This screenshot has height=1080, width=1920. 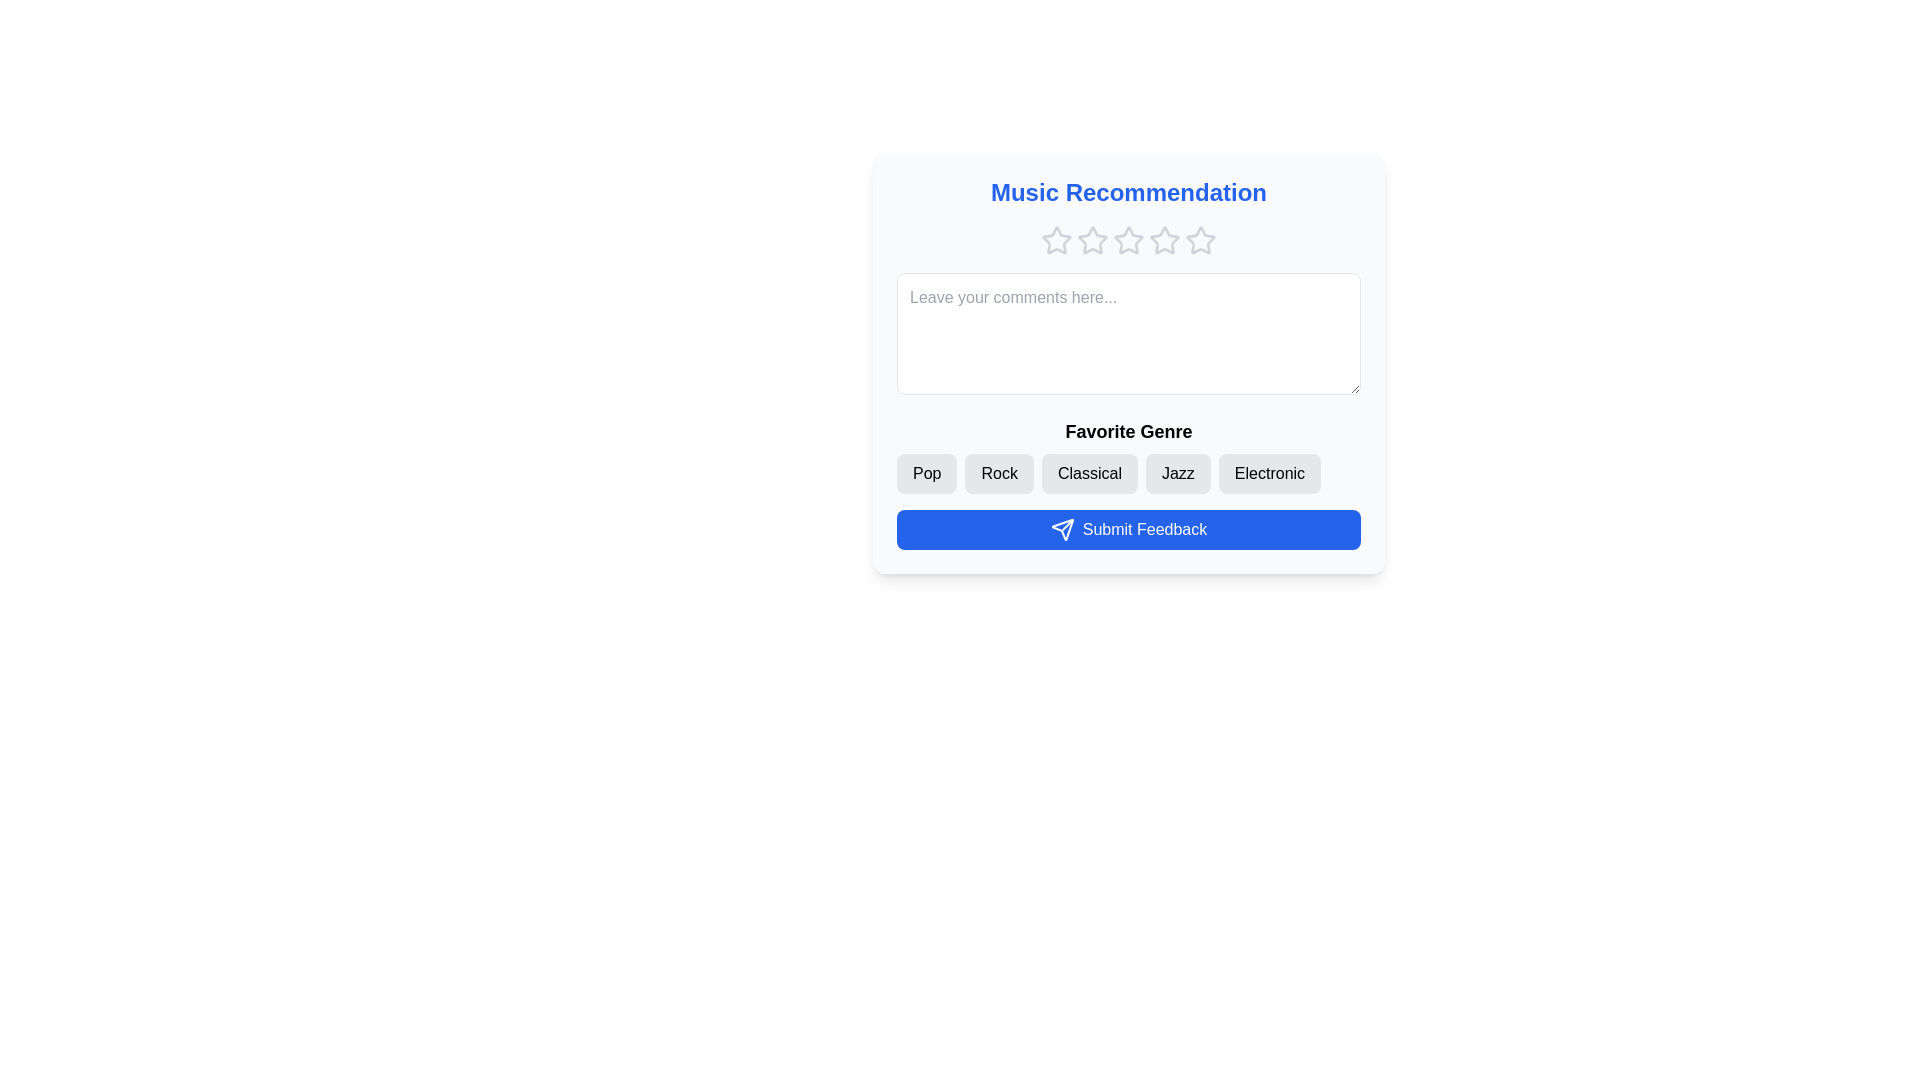 I want to click on the fifth star icon in the rating system, so click(x=1200, y=239).